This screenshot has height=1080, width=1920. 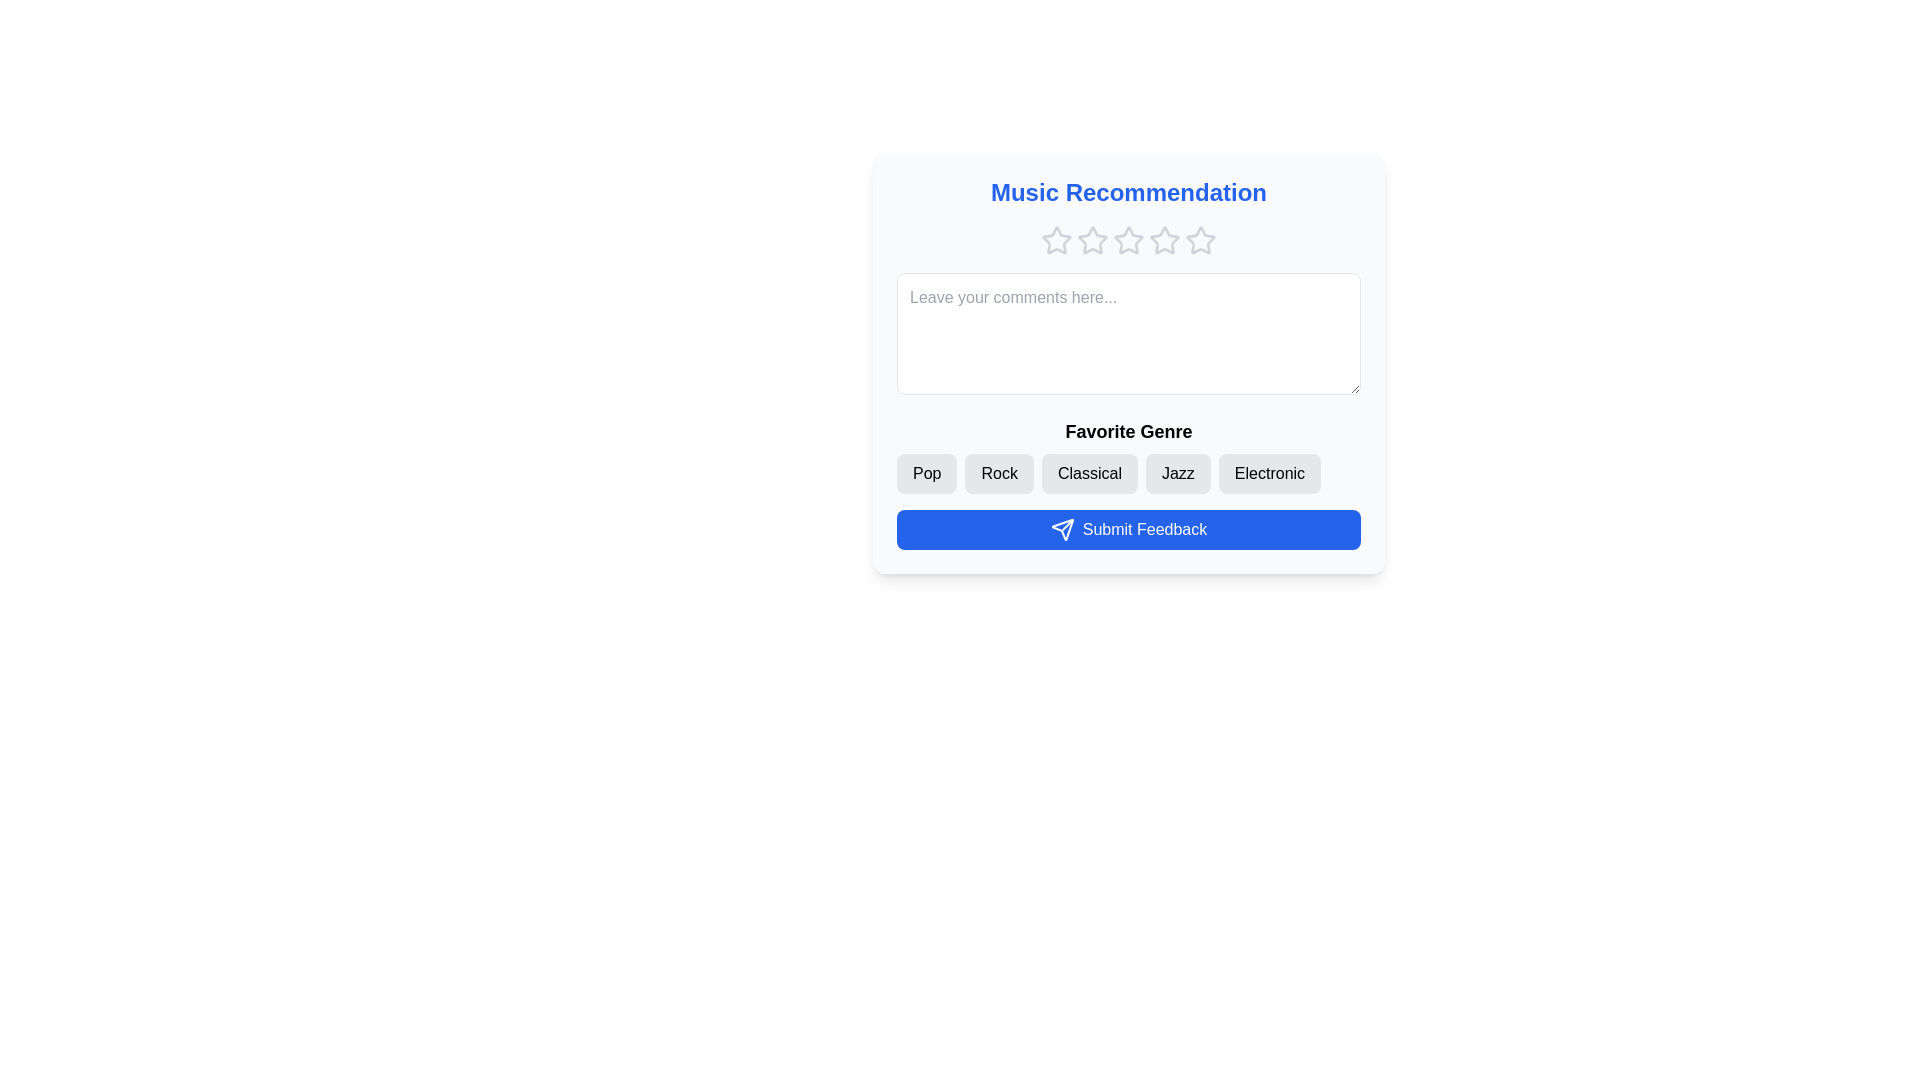 I want to click on the fifth star icon in the rating system, so click(x=1200, y=239).